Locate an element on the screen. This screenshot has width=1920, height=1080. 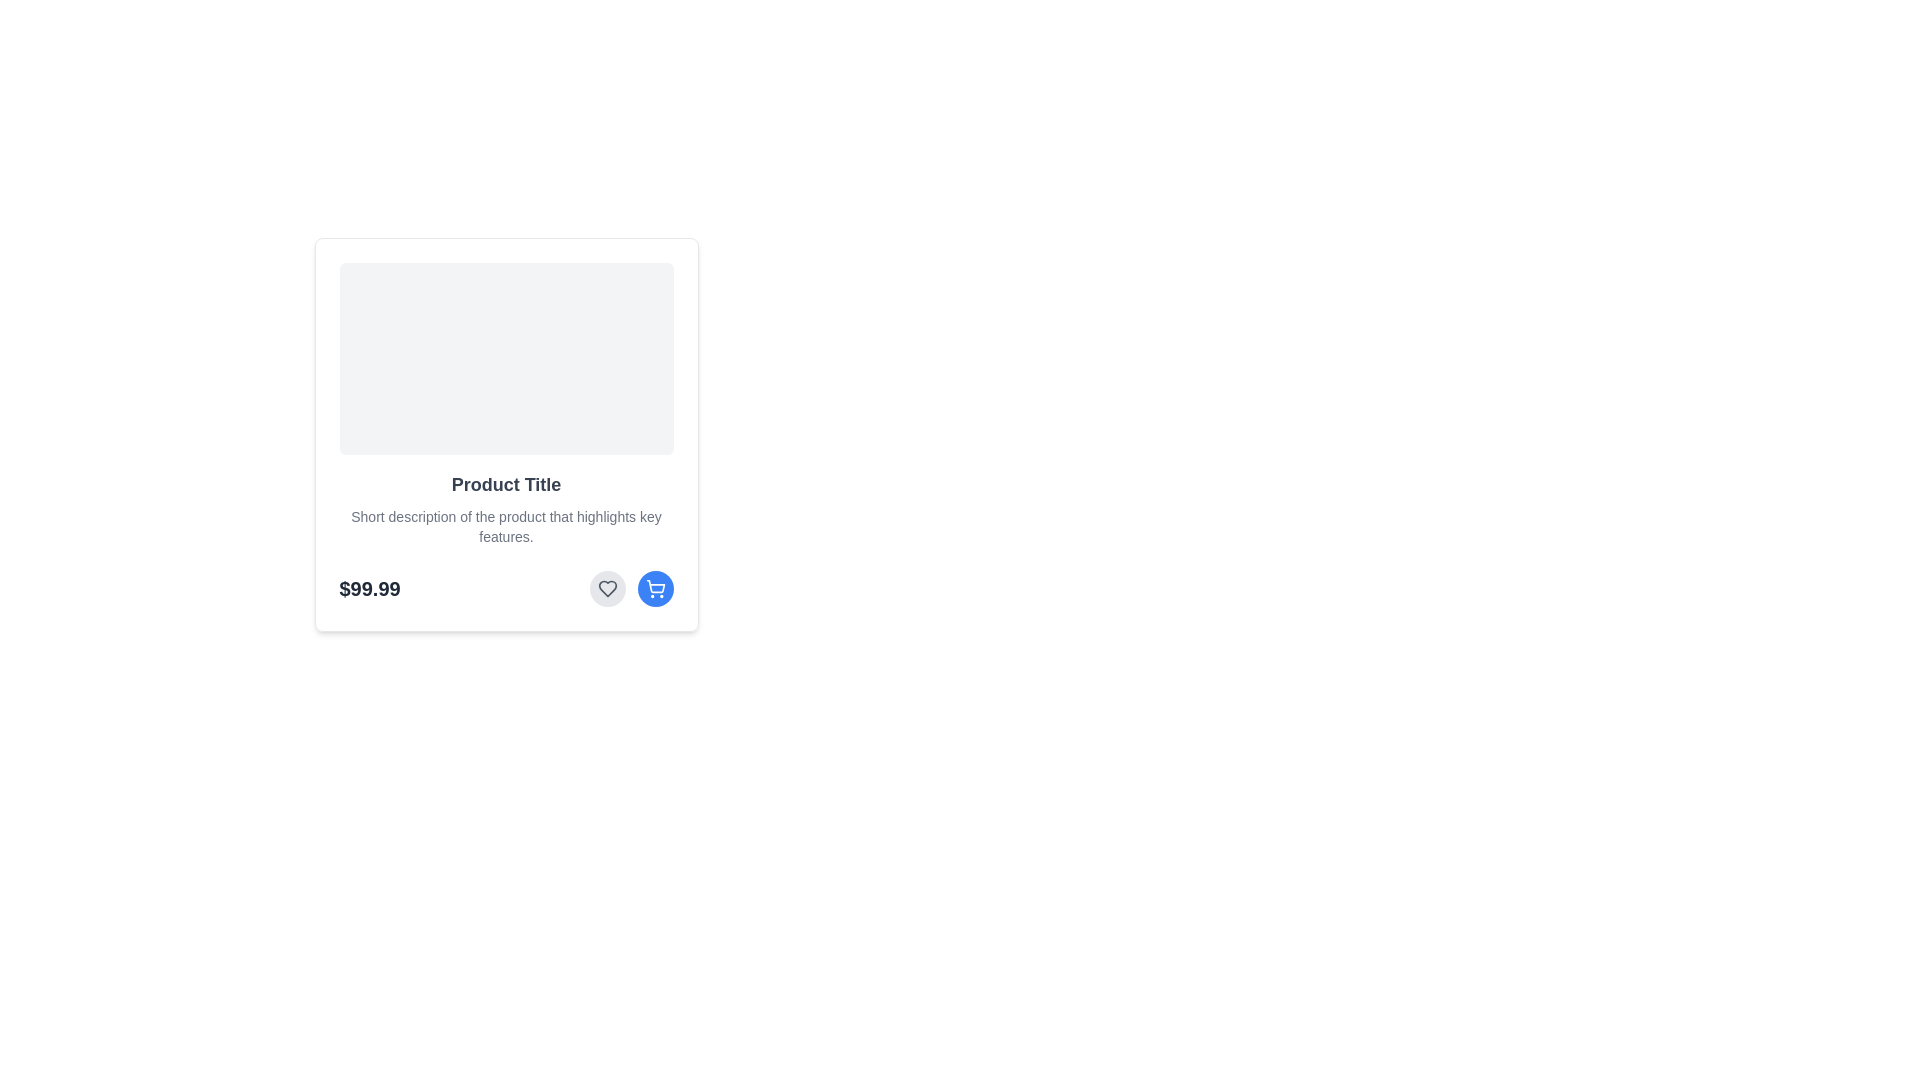
the shopping cart icon within the blue circular button located at the bottom-right corner of the product card is located at coordinates (655, 588).